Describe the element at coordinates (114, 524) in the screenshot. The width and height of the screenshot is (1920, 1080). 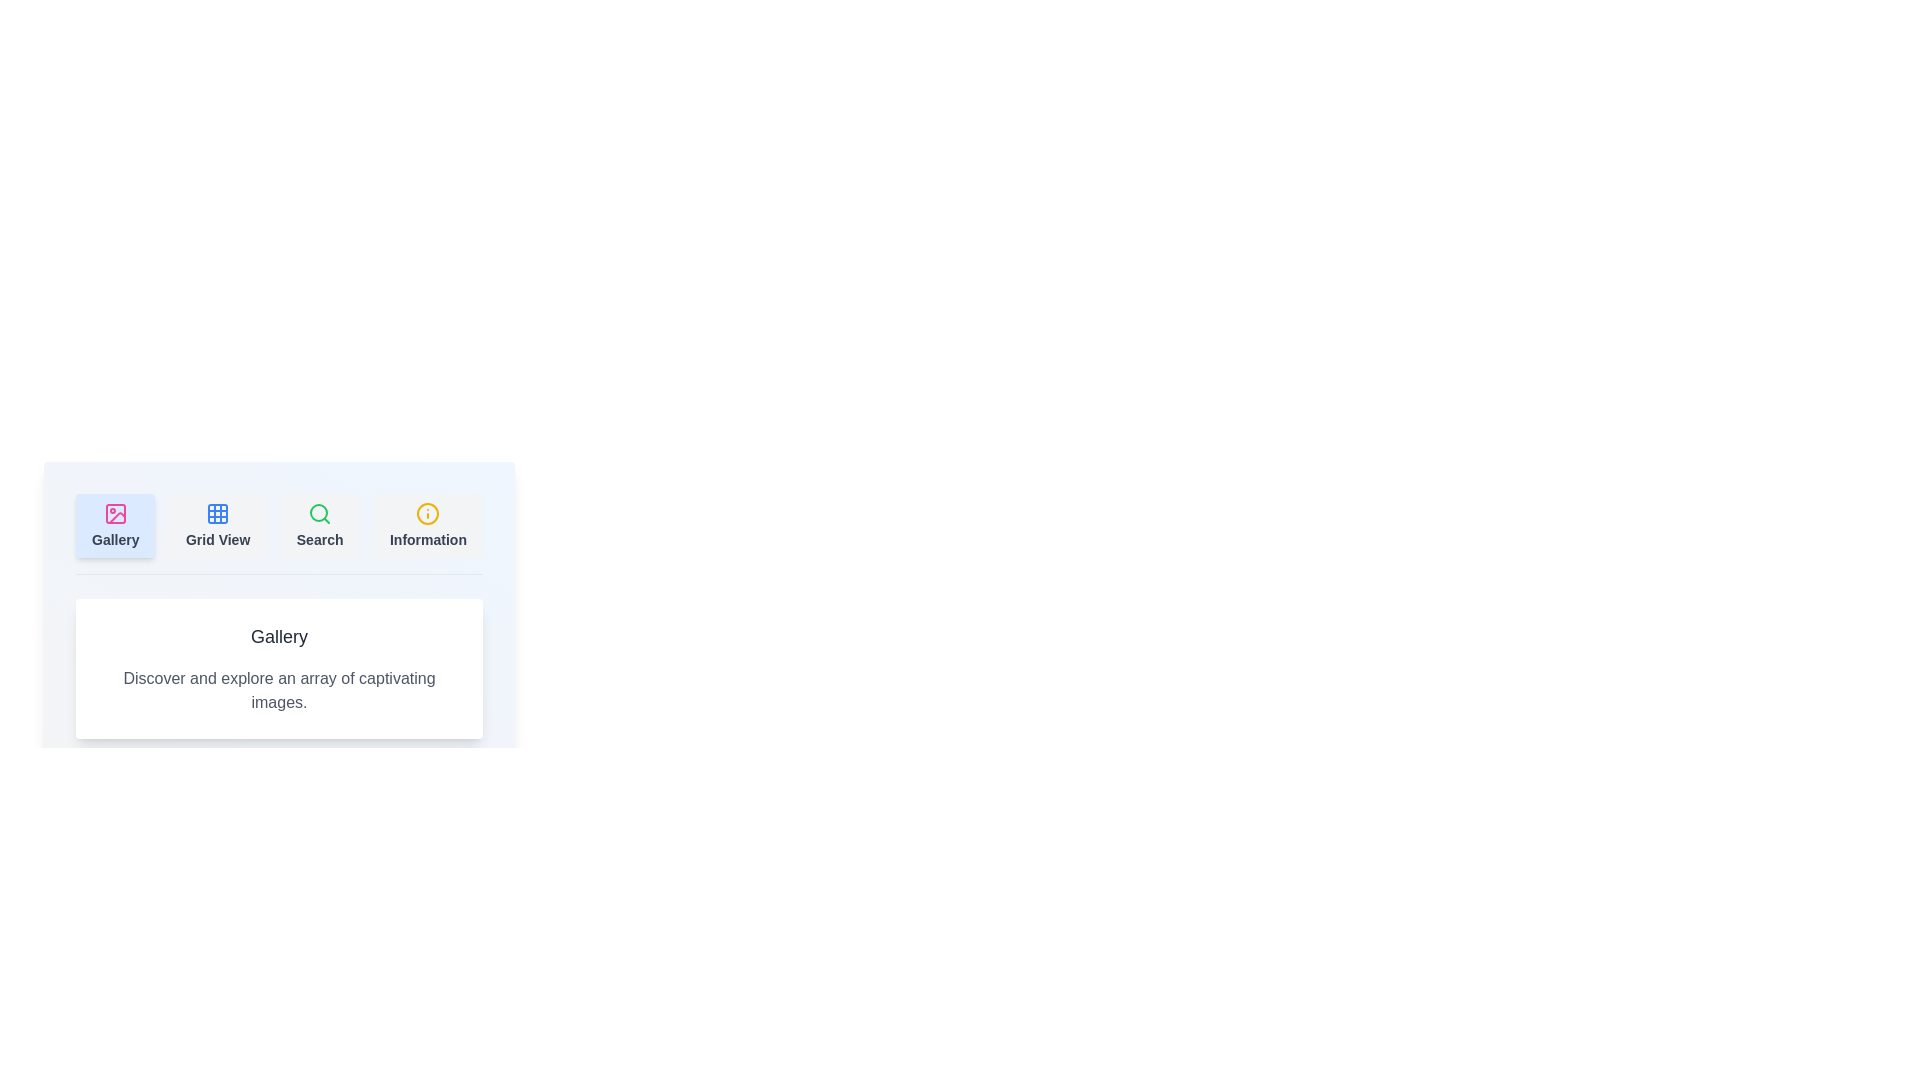
I see `the tab button labeled 'Gallery' to observe the hover effect` at that location.